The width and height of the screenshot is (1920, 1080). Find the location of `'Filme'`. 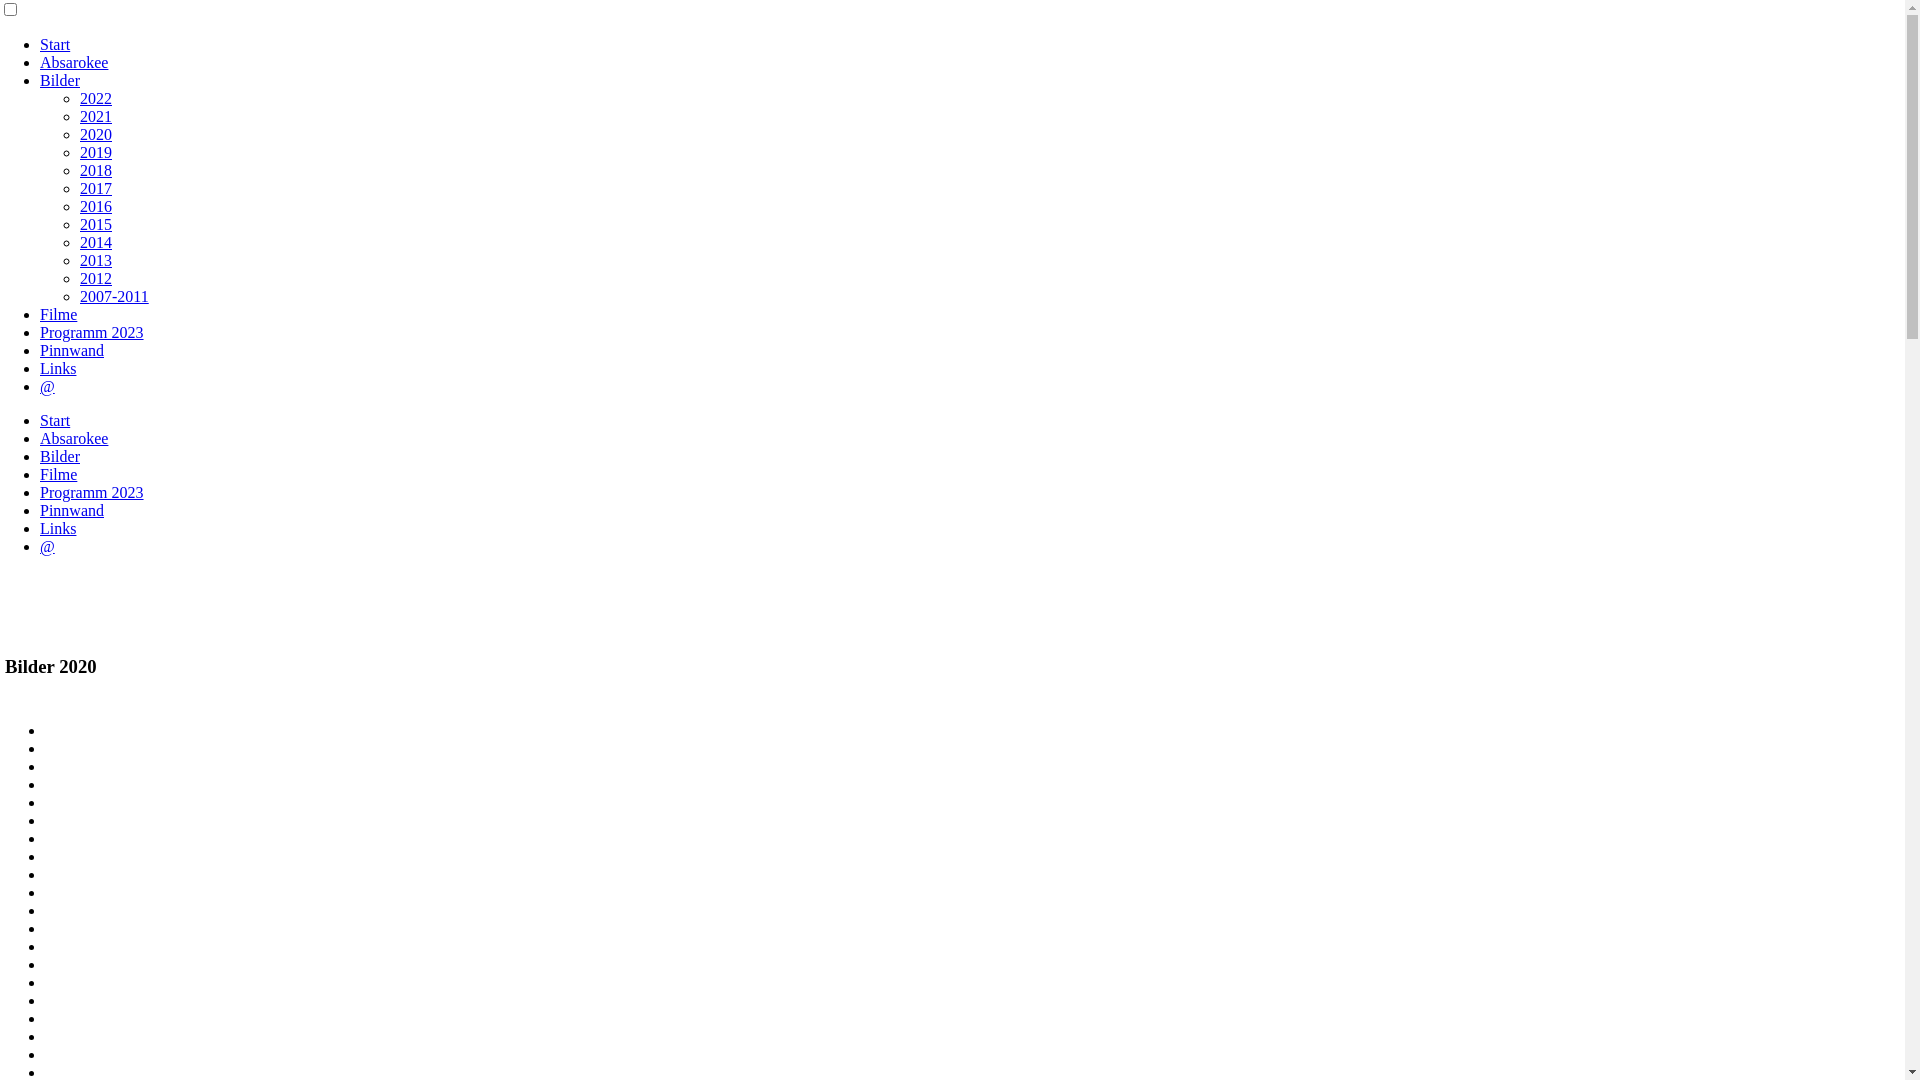

'Filme' is located at coordinates (39, 474).